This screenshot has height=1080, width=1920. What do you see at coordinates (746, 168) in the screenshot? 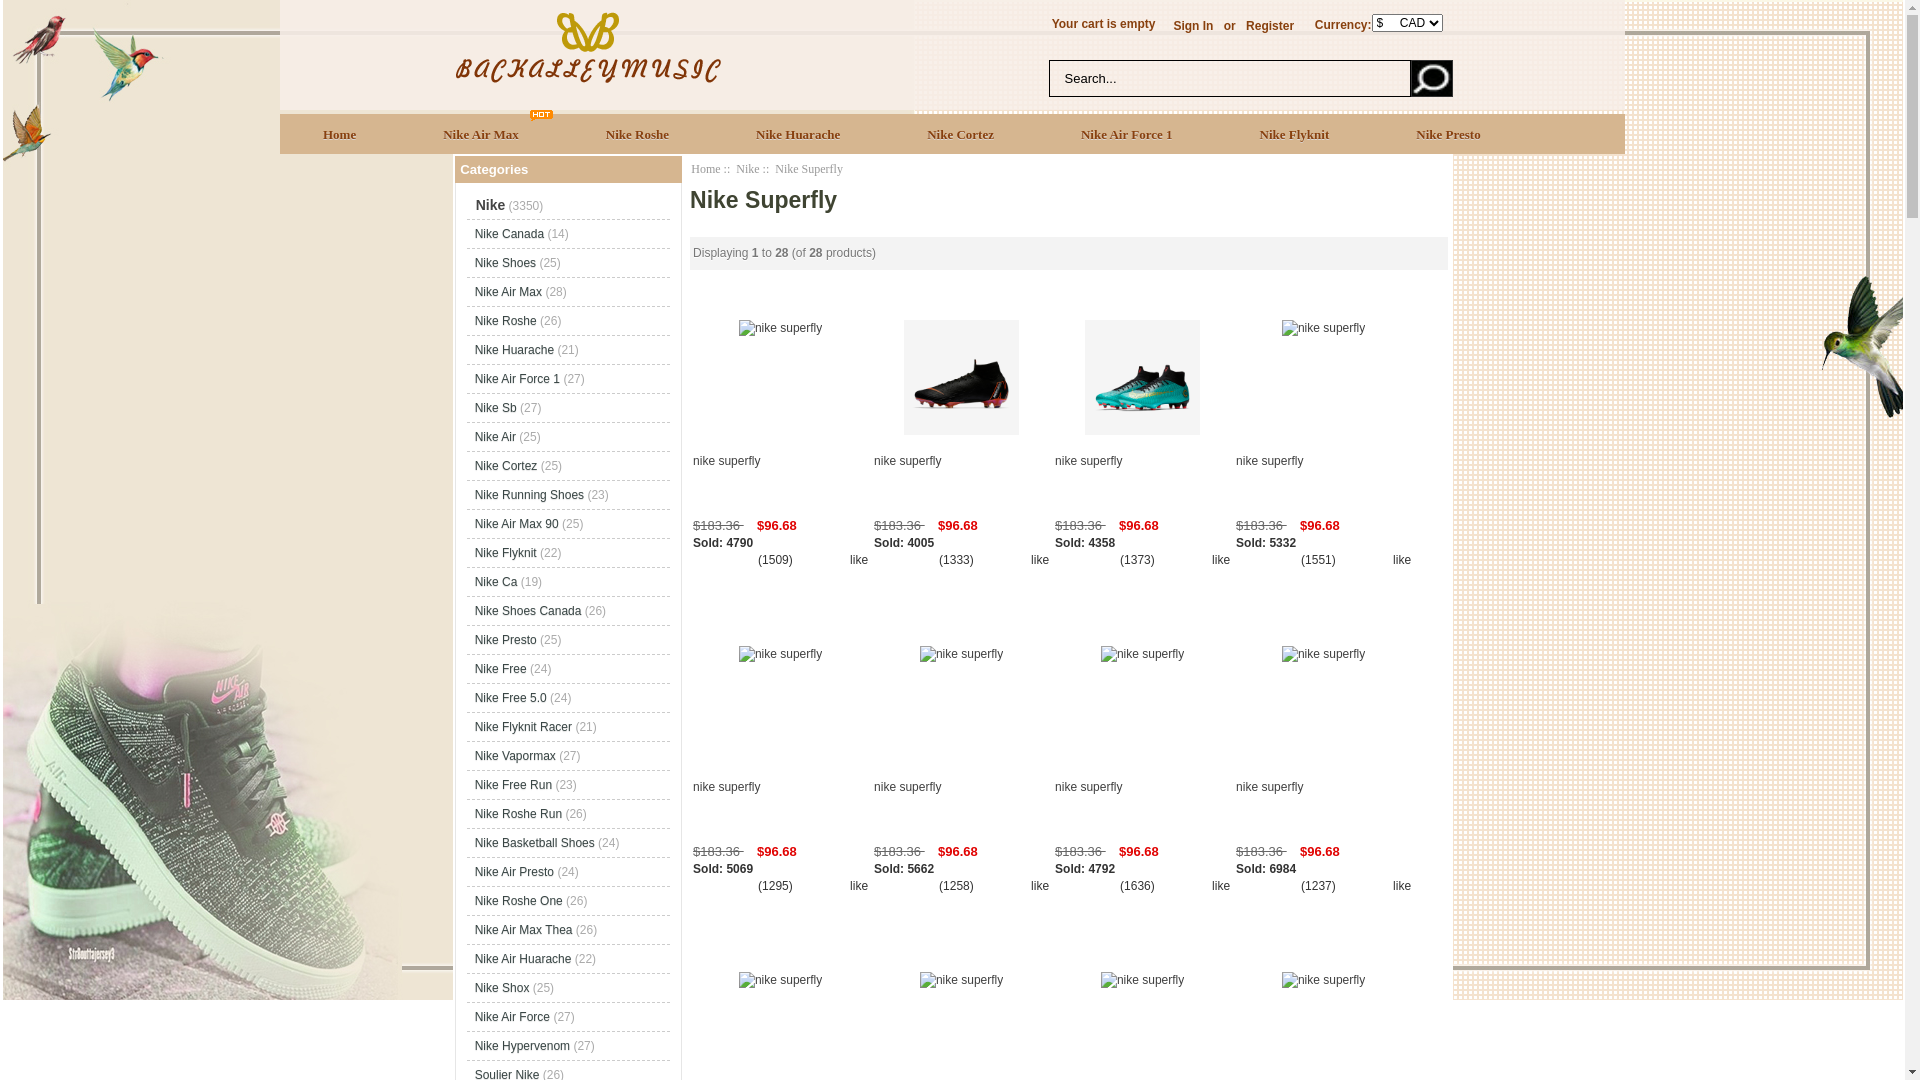
I see `'Nike'` at bounding box center [746, 168].